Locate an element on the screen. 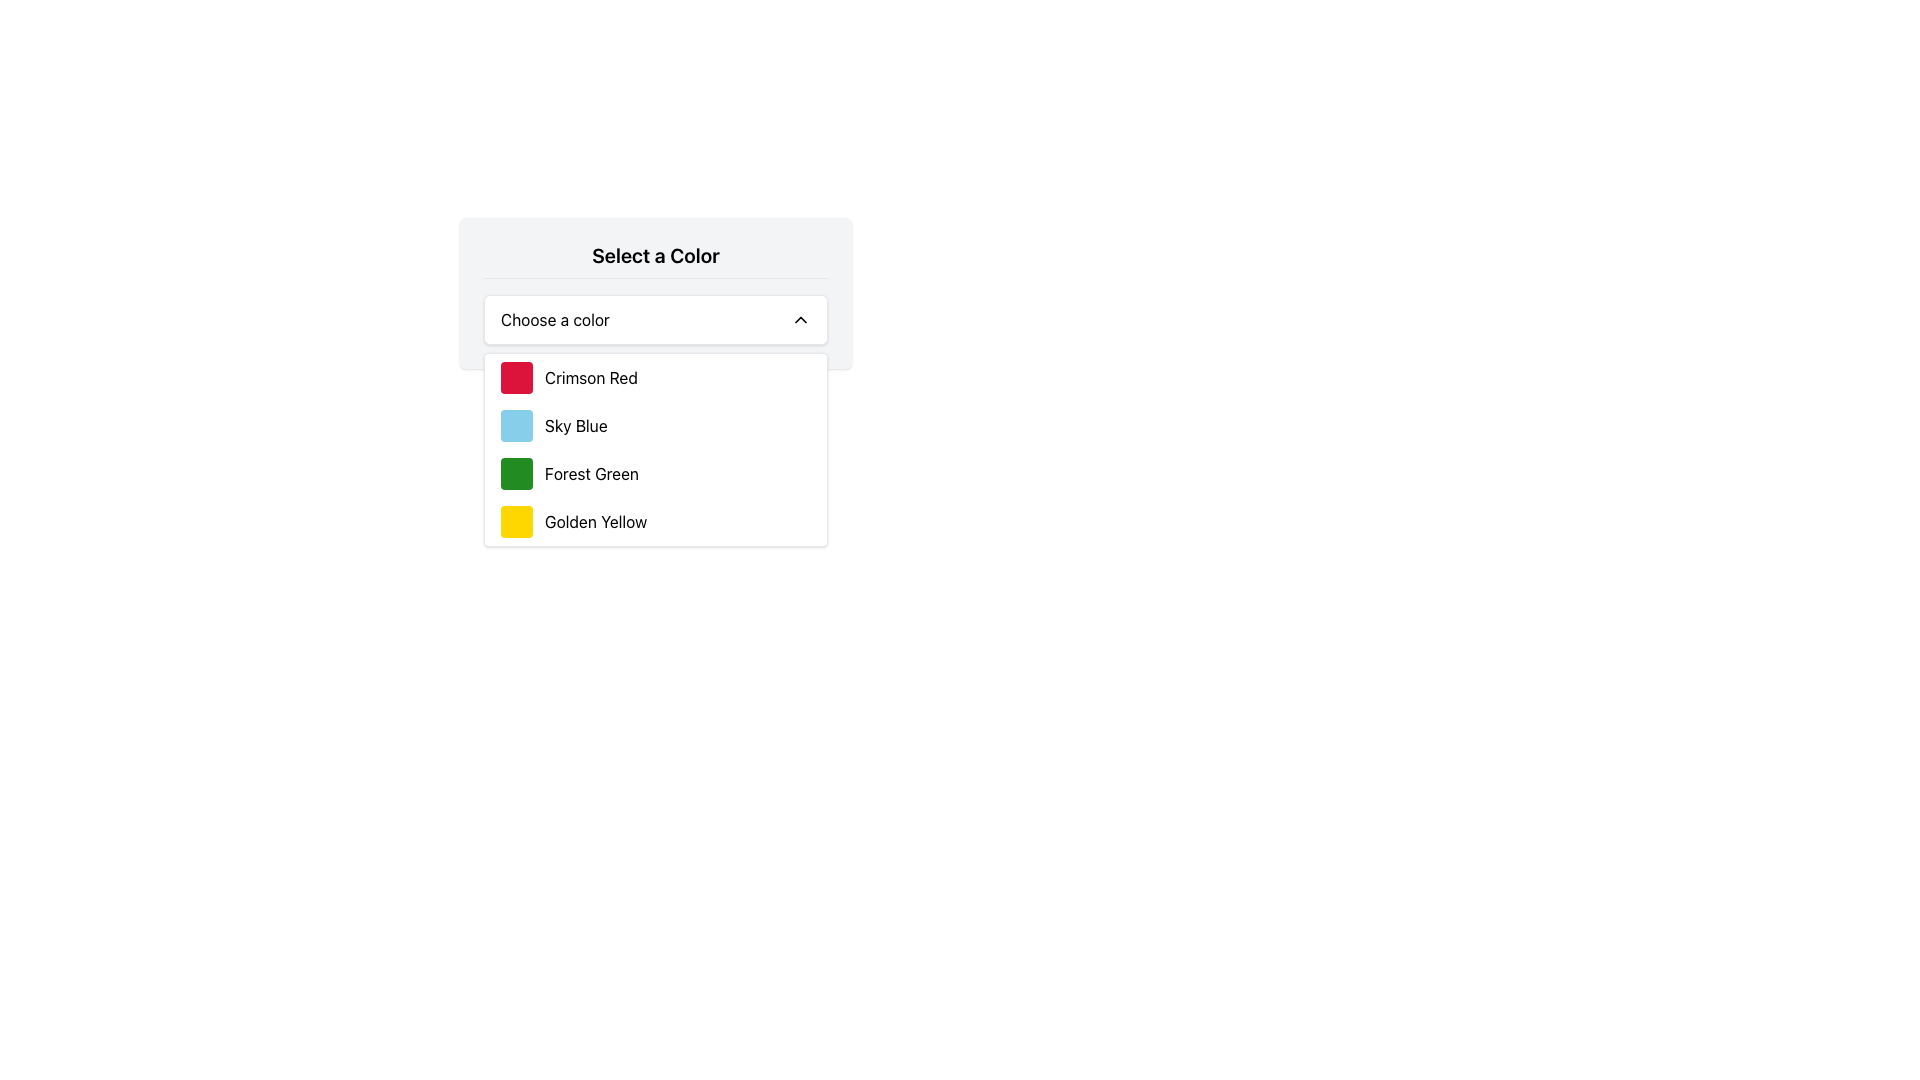 The height and width of the screenshot is (1080, 1920). the list item element labeled 'Sky Blue' is located at coordinates (656, 424).